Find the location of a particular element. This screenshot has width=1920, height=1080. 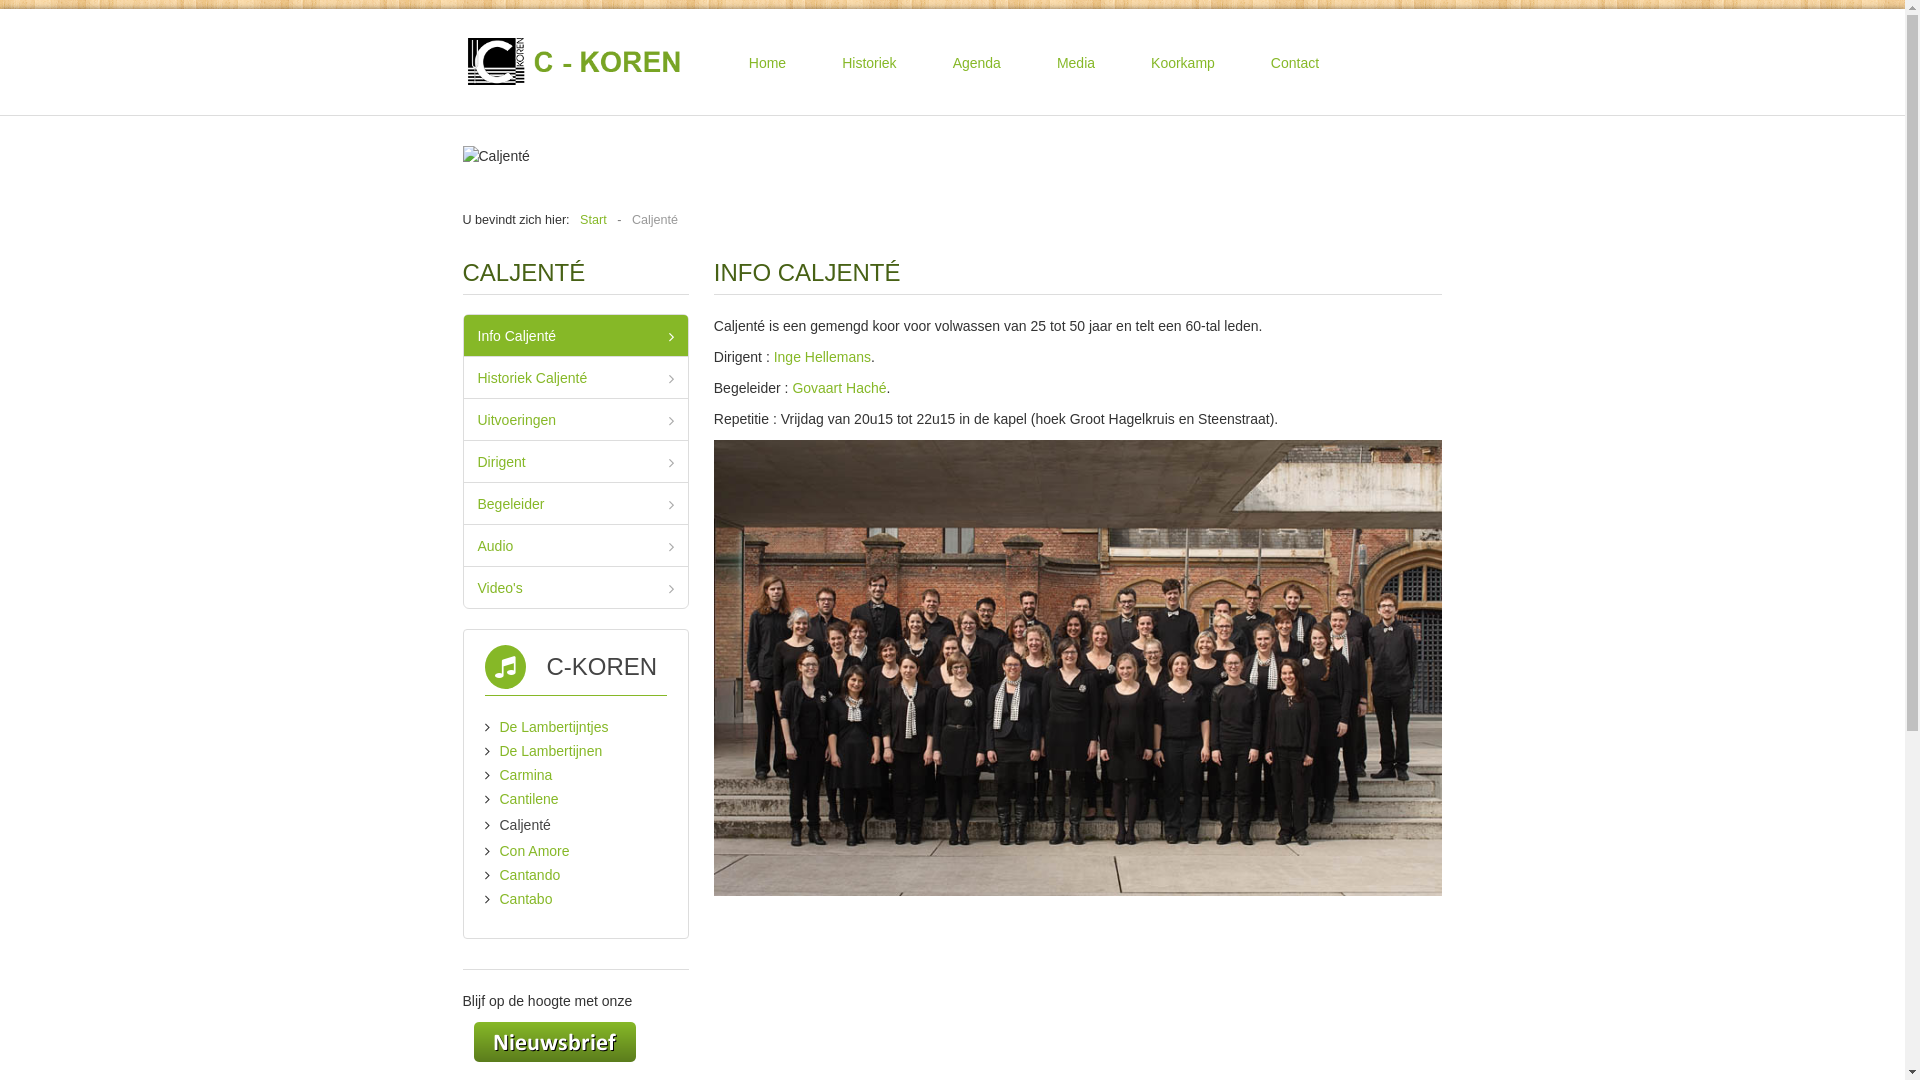

'Start' is located at coordinates (592, 219).